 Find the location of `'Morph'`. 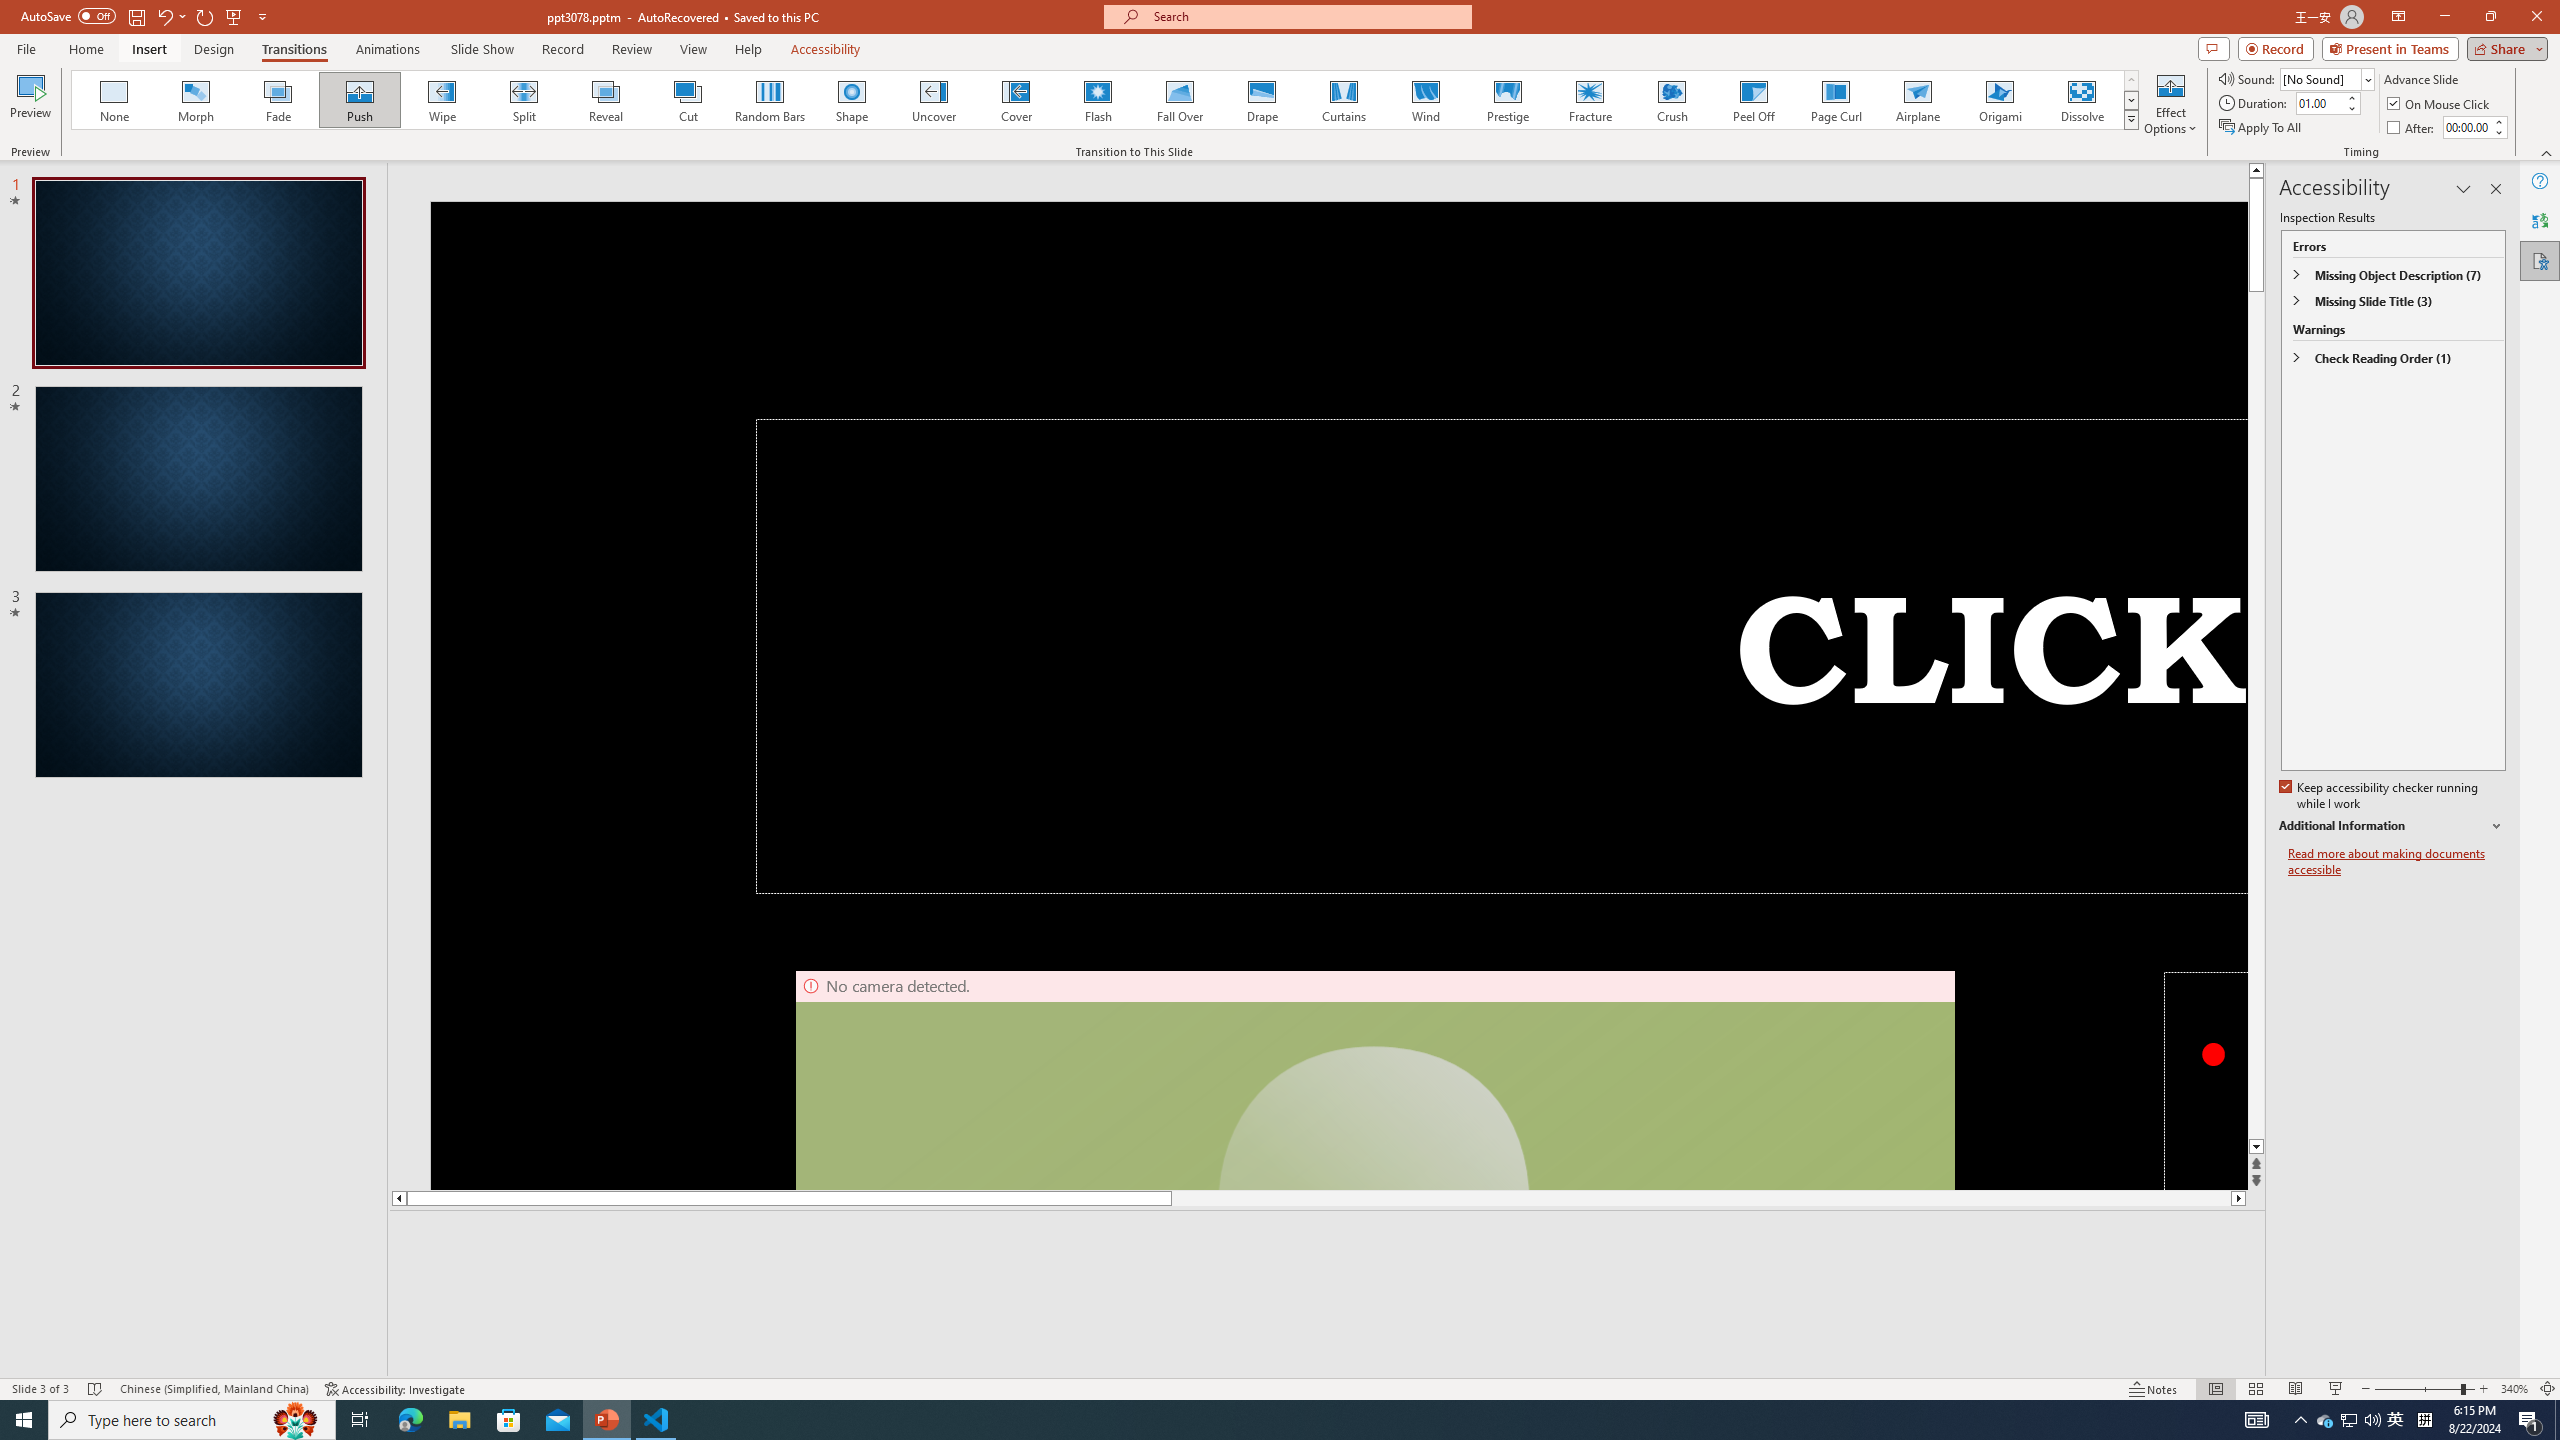

'Morph' is located at coordinates (196, 99).